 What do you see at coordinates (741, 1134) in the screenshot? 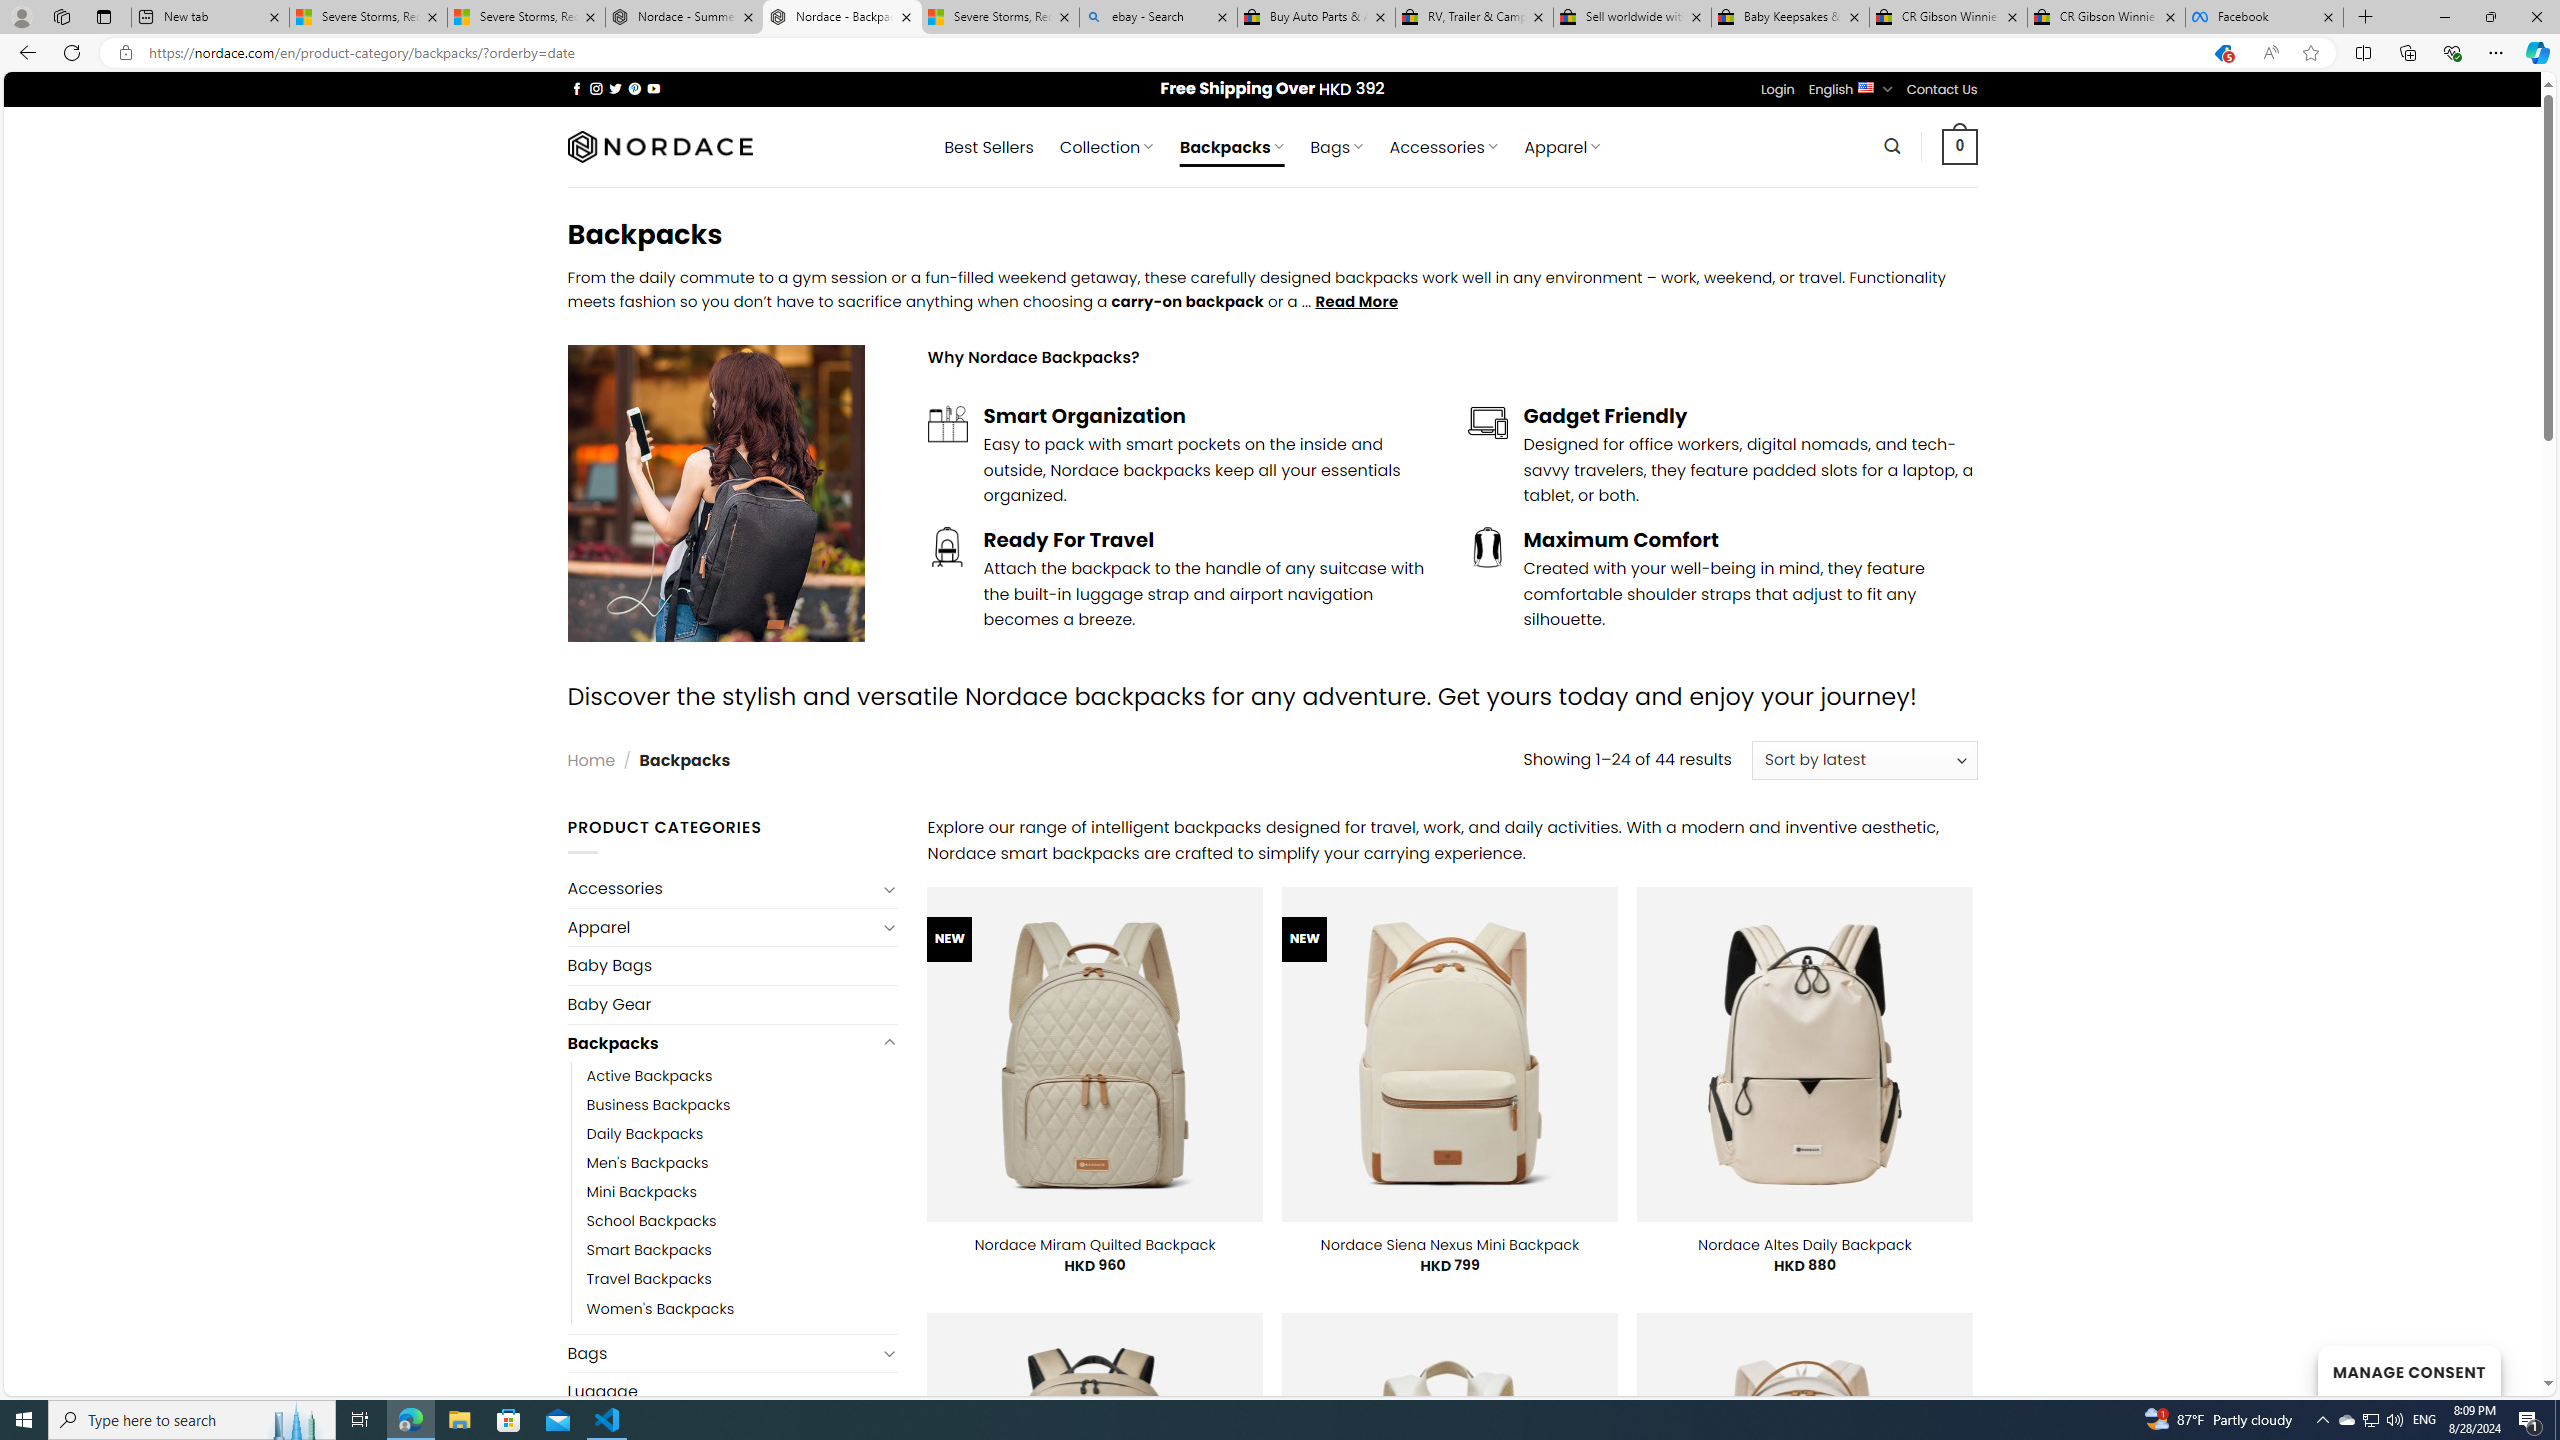
I see `'Daily Backpacks'` at bounding box center [741, 1134].